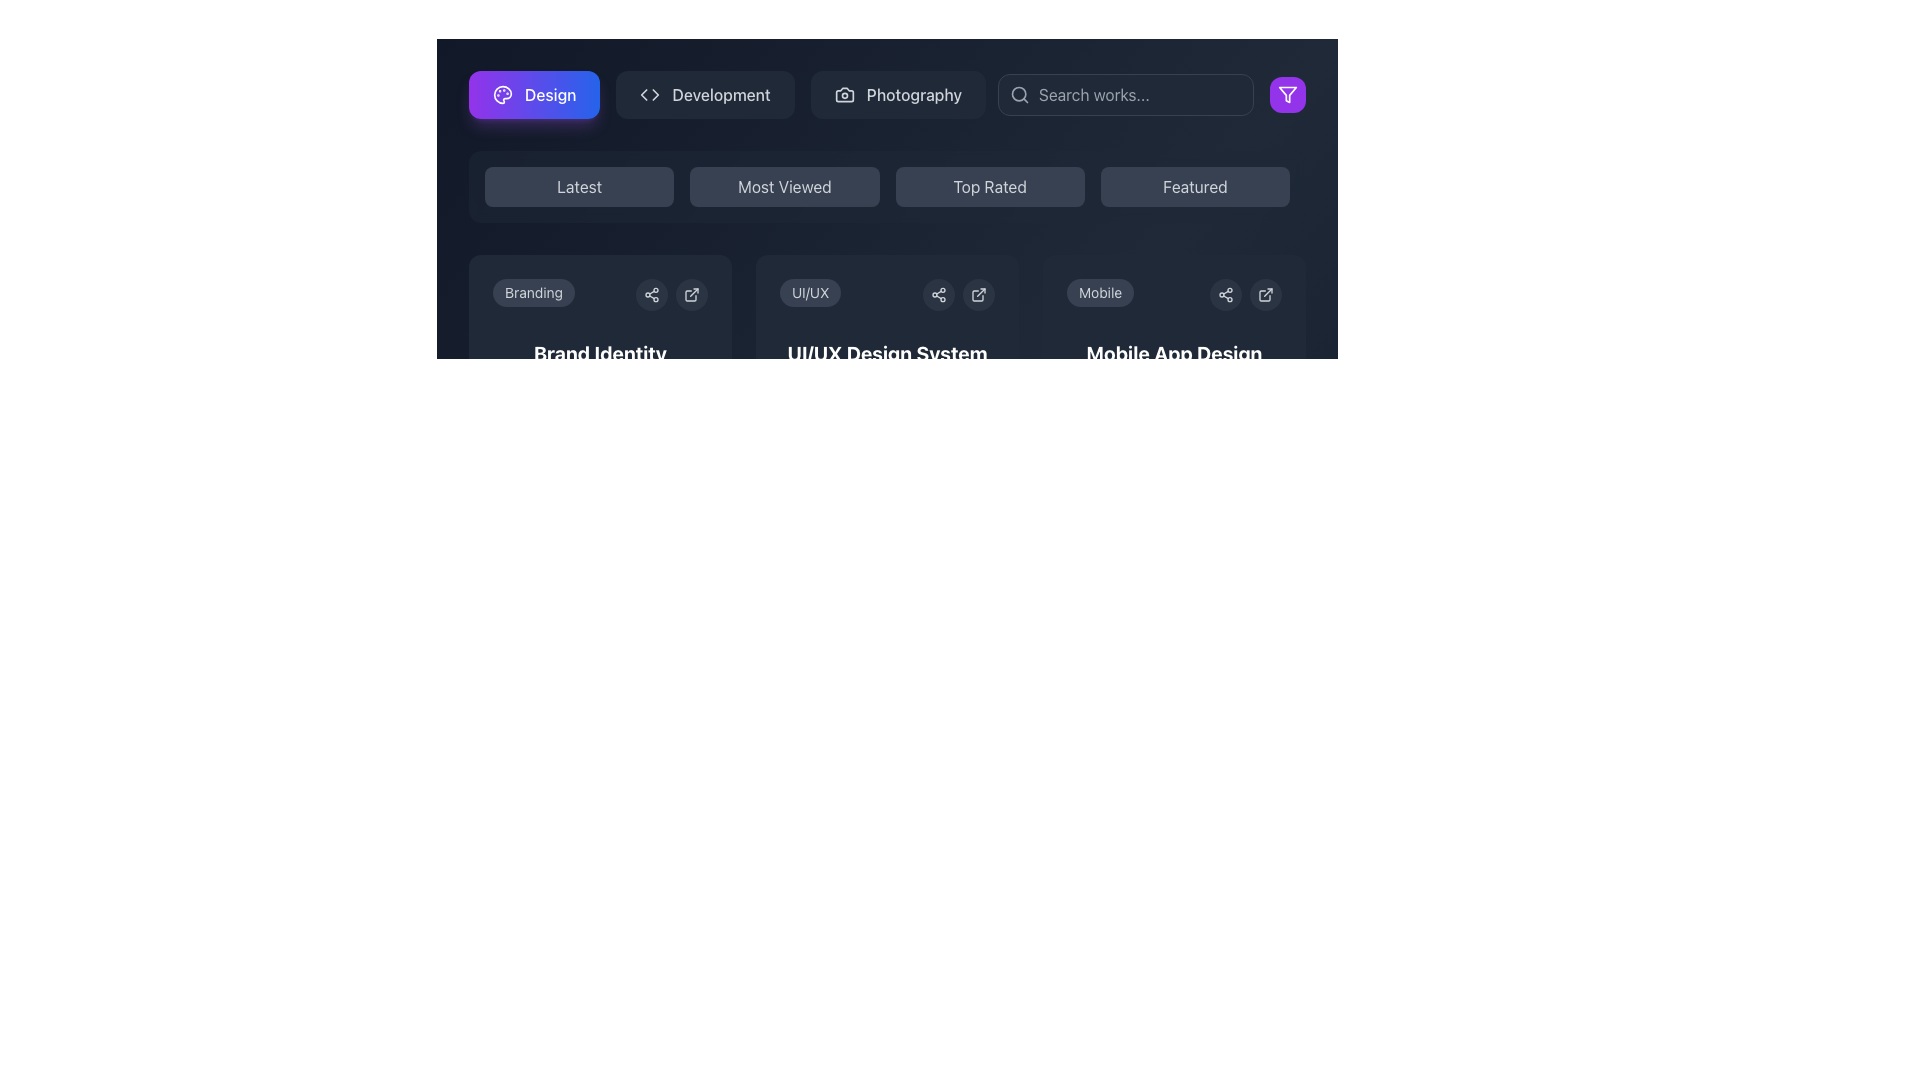 The width and height of the screenshot is (1920, 1080). I want to click on the first button in the row of four buttons at the top of the interface, so click(578, 186).